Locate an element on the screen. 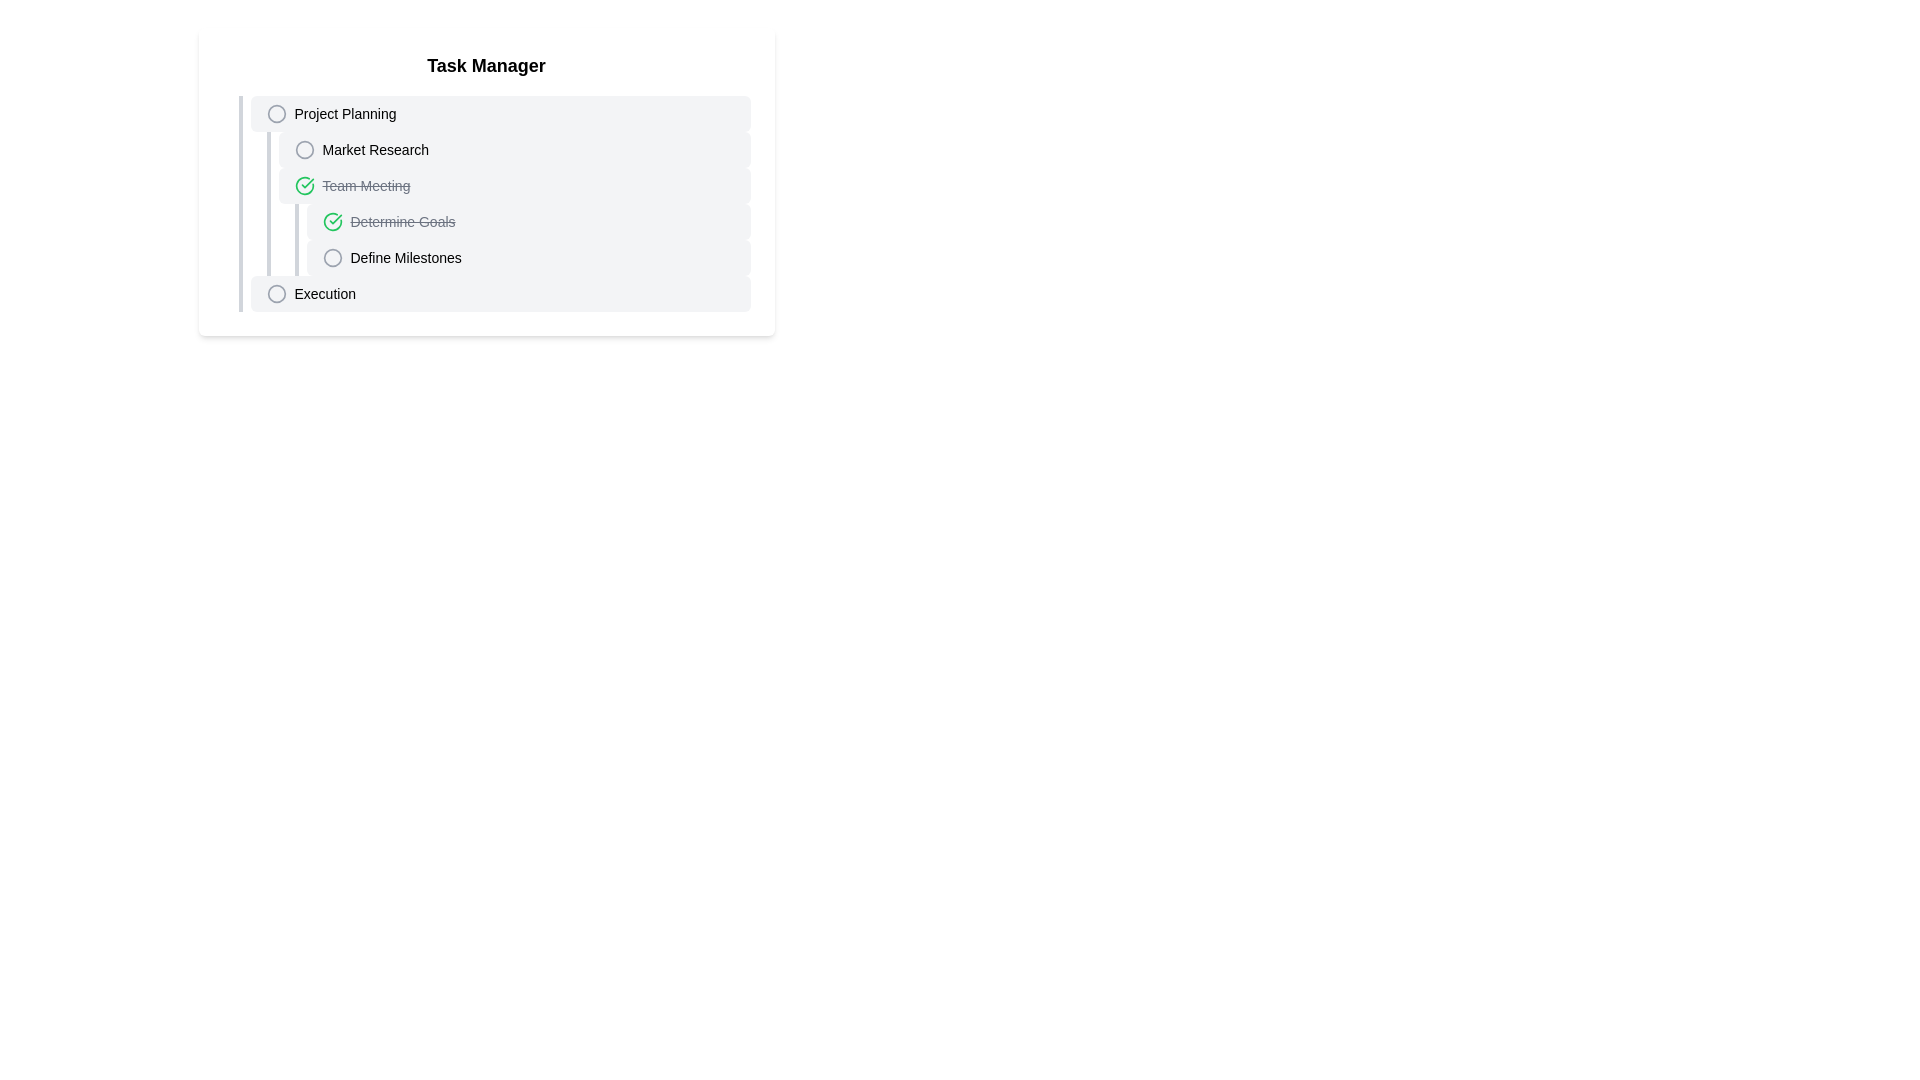  the Circle Checkmark icon within the 'Determine Goals' sidebar panel, indicating task completion is located at coordinates (332, 222).